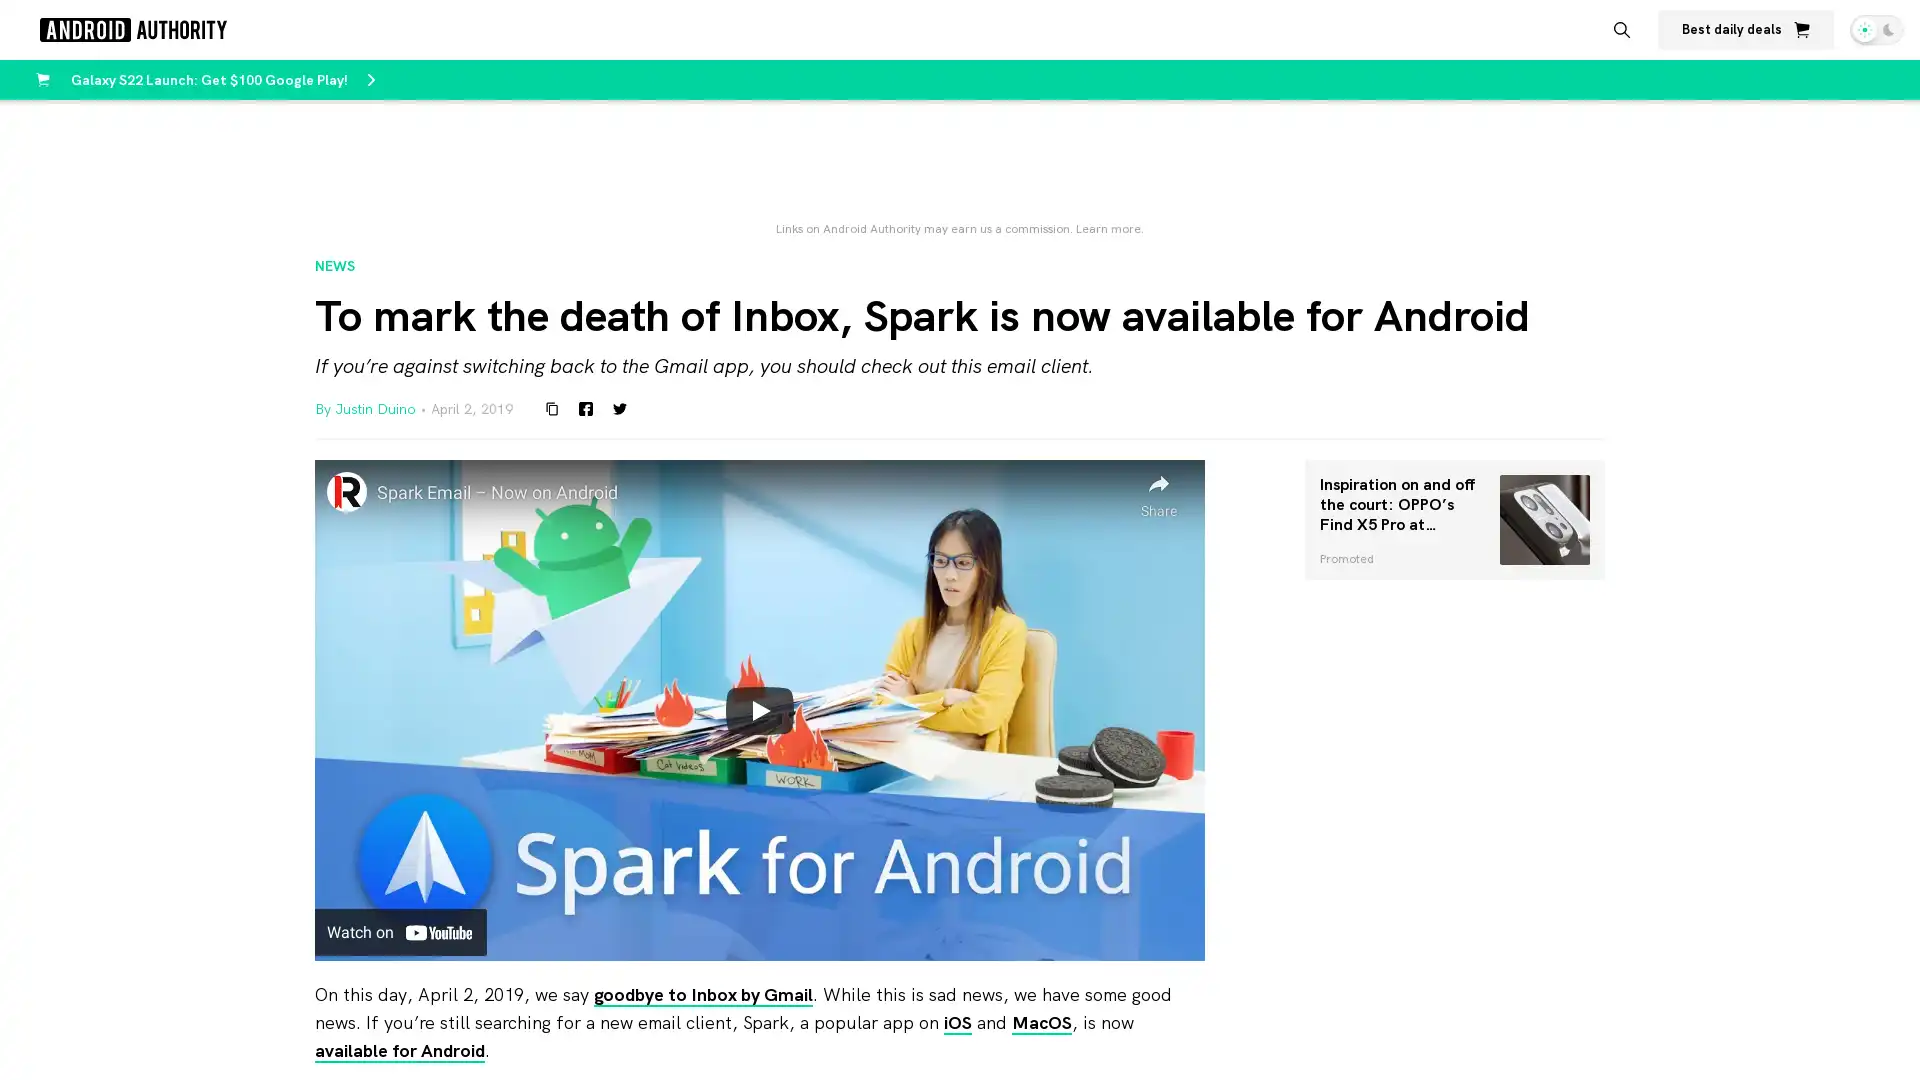 The image size is (1920, 1080). What do you see at coordinates (552, 569) in the screenshot?
I see `Copy` at bounding box center [552, 569].